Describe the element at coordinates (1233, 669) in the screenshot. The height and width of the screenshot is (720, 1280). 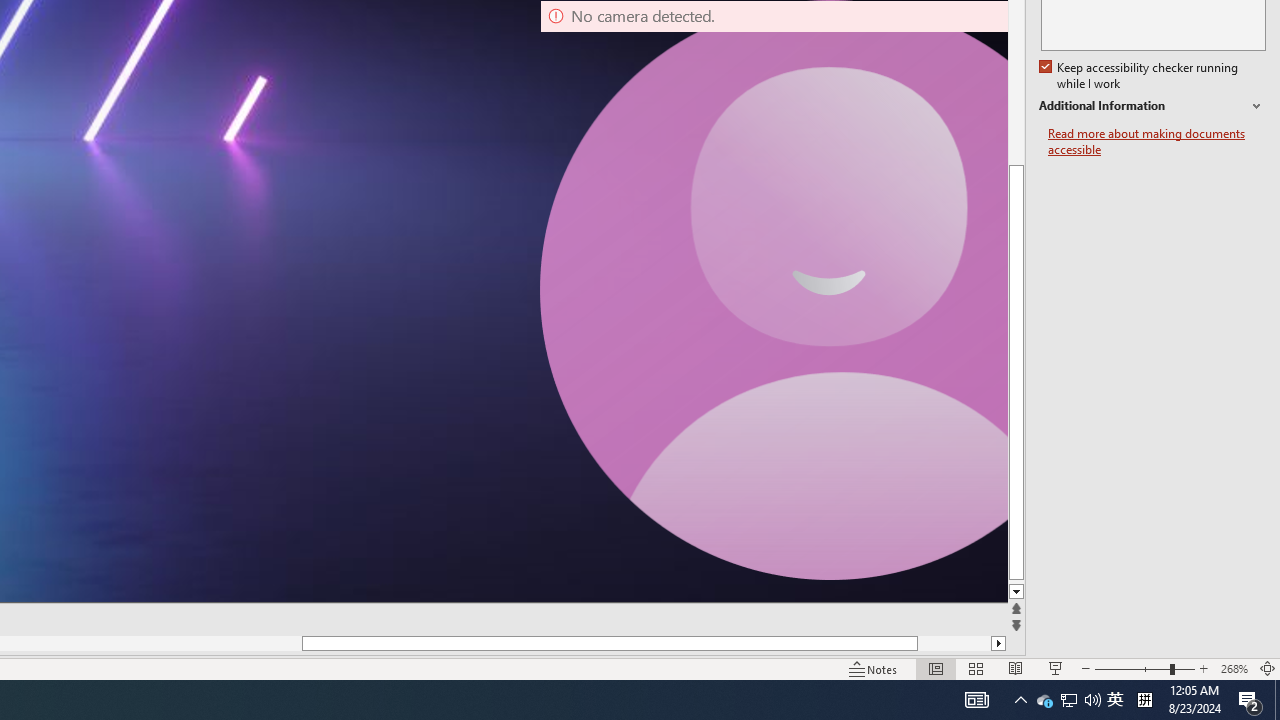
I see `'Zoom 268%'` at that location.